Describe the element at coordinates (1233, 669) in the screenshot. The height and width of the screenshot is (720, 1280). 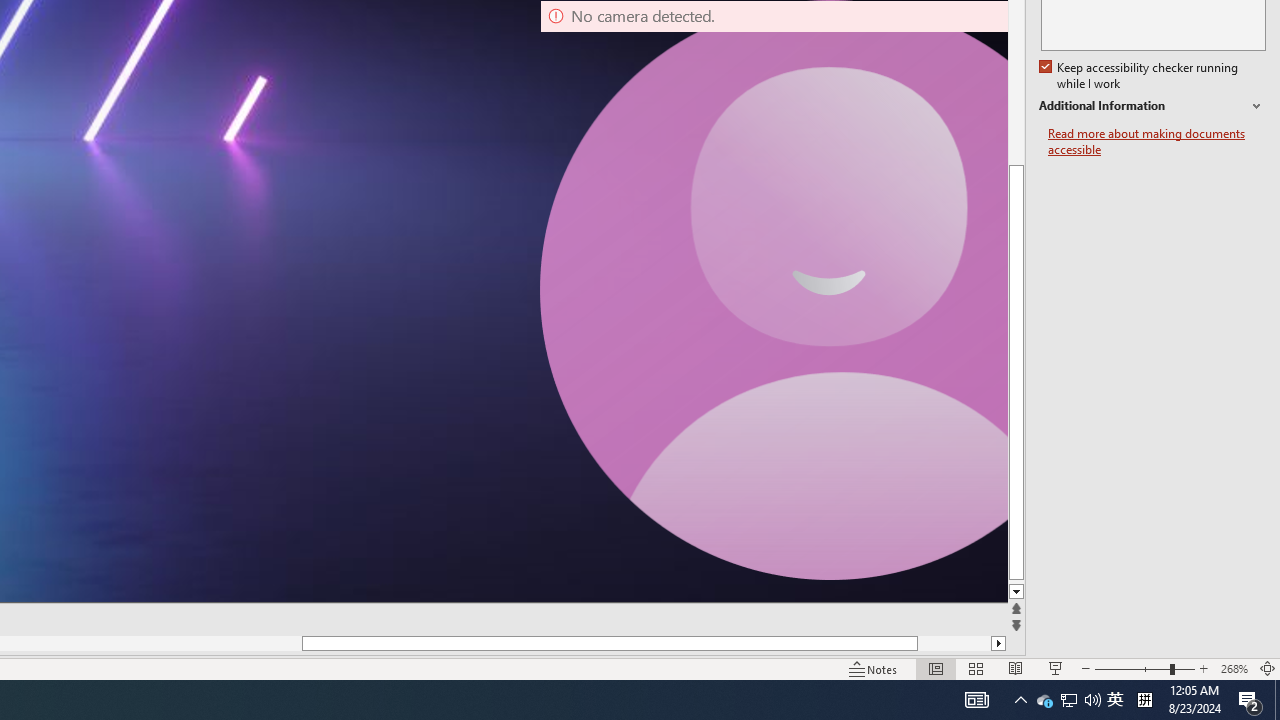
I see `'Zoom 268%'` at that location.